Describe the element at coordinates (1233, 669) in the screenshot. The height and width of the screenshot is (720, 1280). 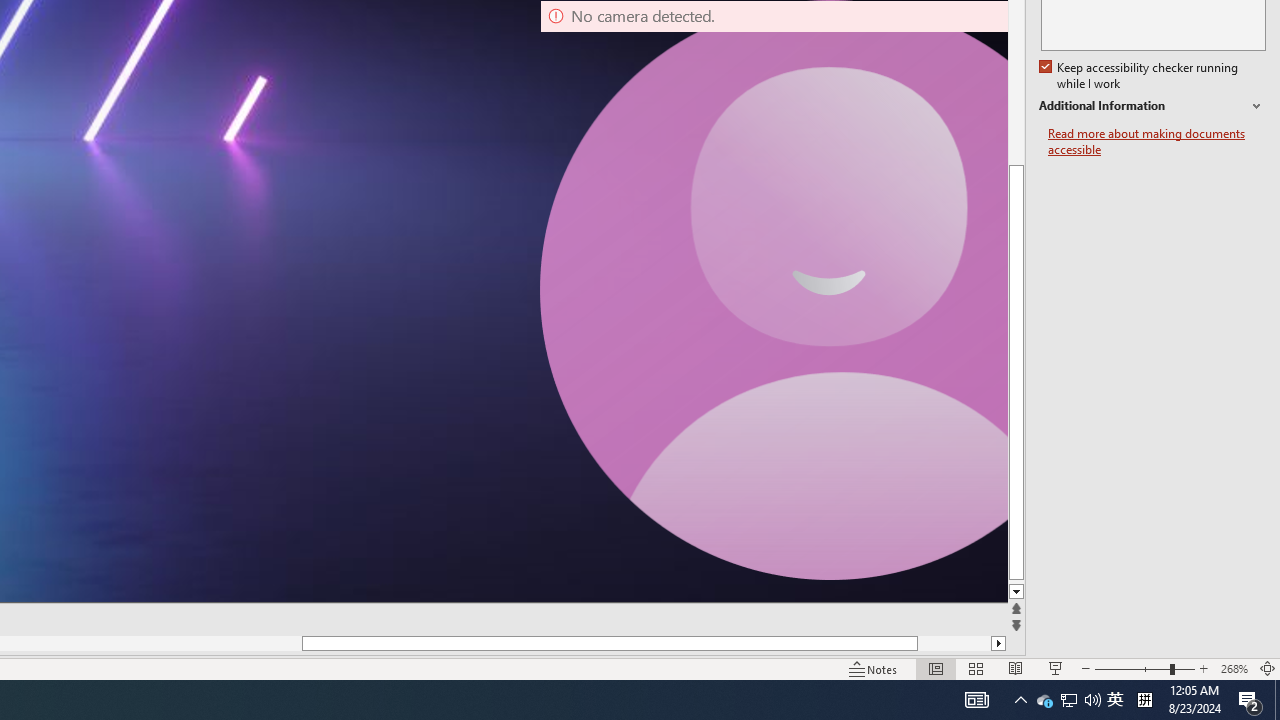
I see `'Zoom 268%'` at that location.